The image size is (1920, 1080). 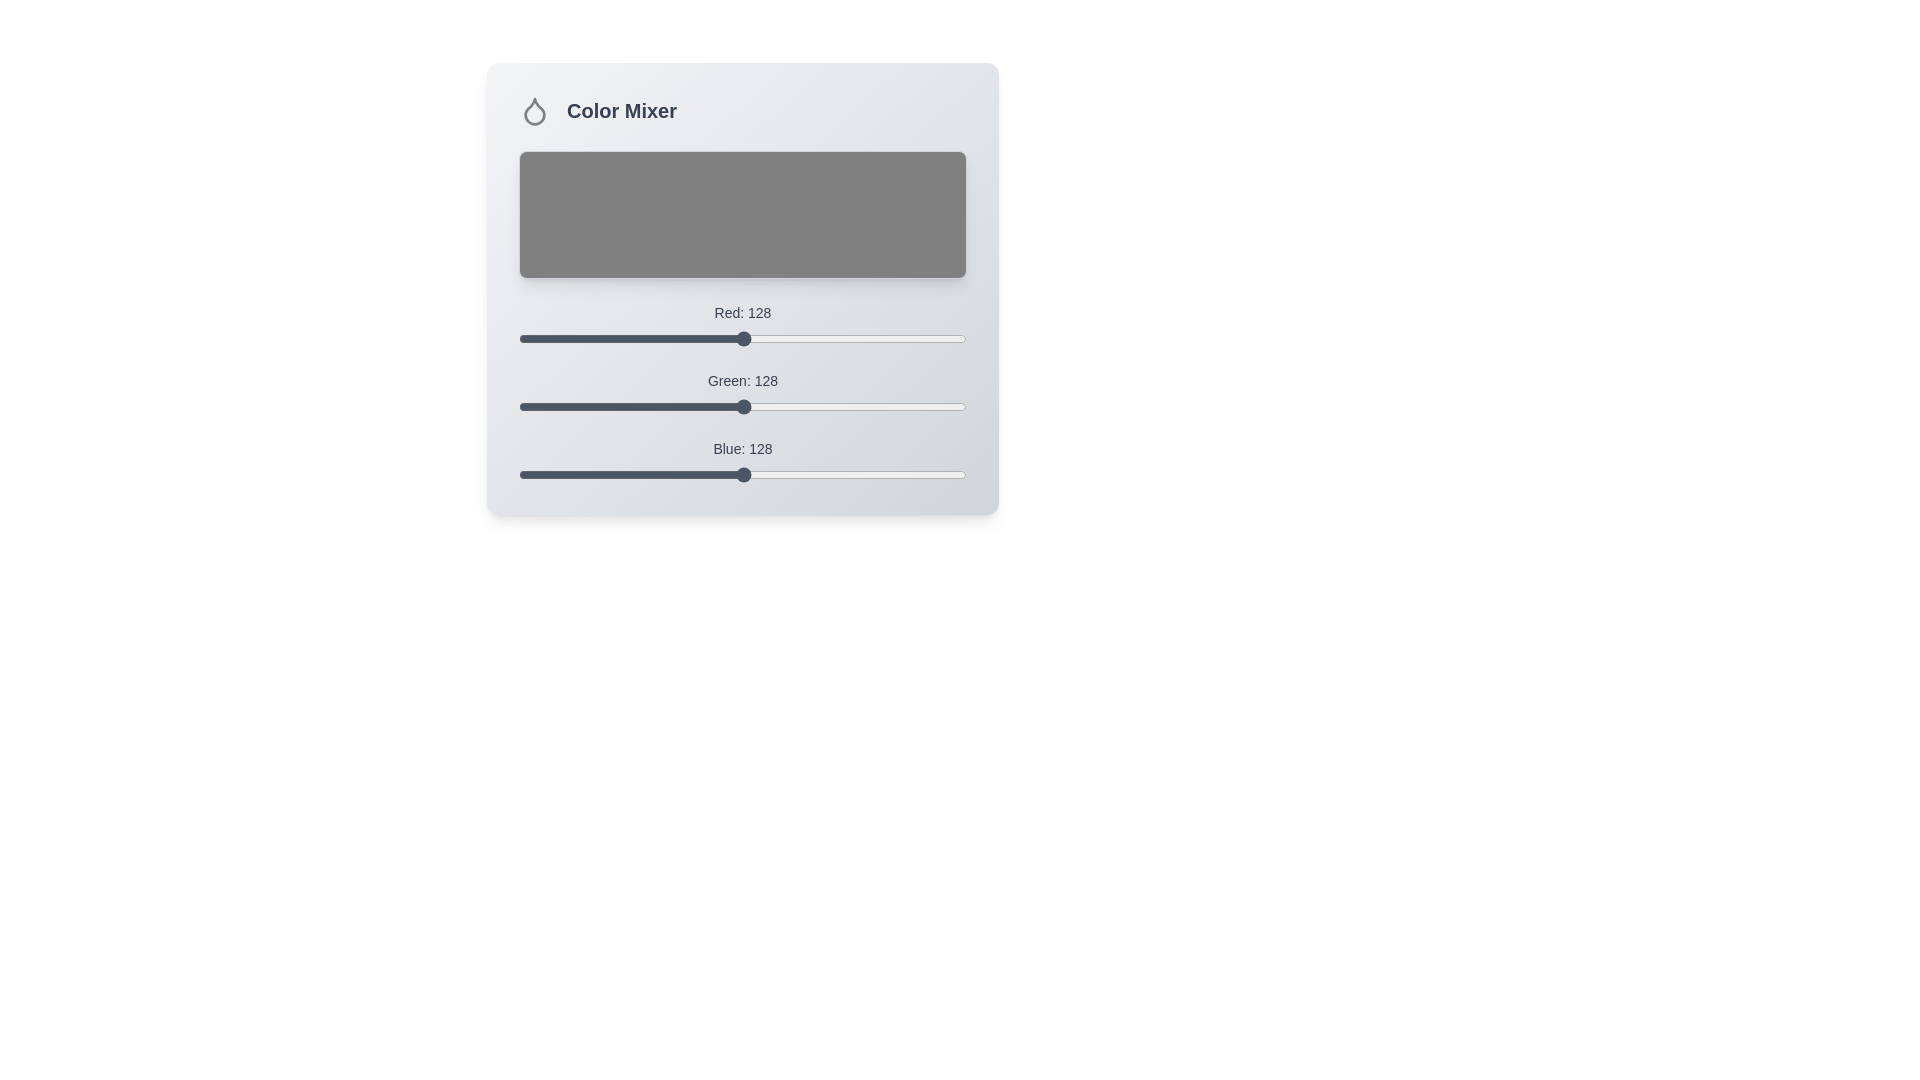 What do you see at coordinates (605, 330) in the screenshot?
I see `the 0 slider to 50` at bounding box center [605, 330].